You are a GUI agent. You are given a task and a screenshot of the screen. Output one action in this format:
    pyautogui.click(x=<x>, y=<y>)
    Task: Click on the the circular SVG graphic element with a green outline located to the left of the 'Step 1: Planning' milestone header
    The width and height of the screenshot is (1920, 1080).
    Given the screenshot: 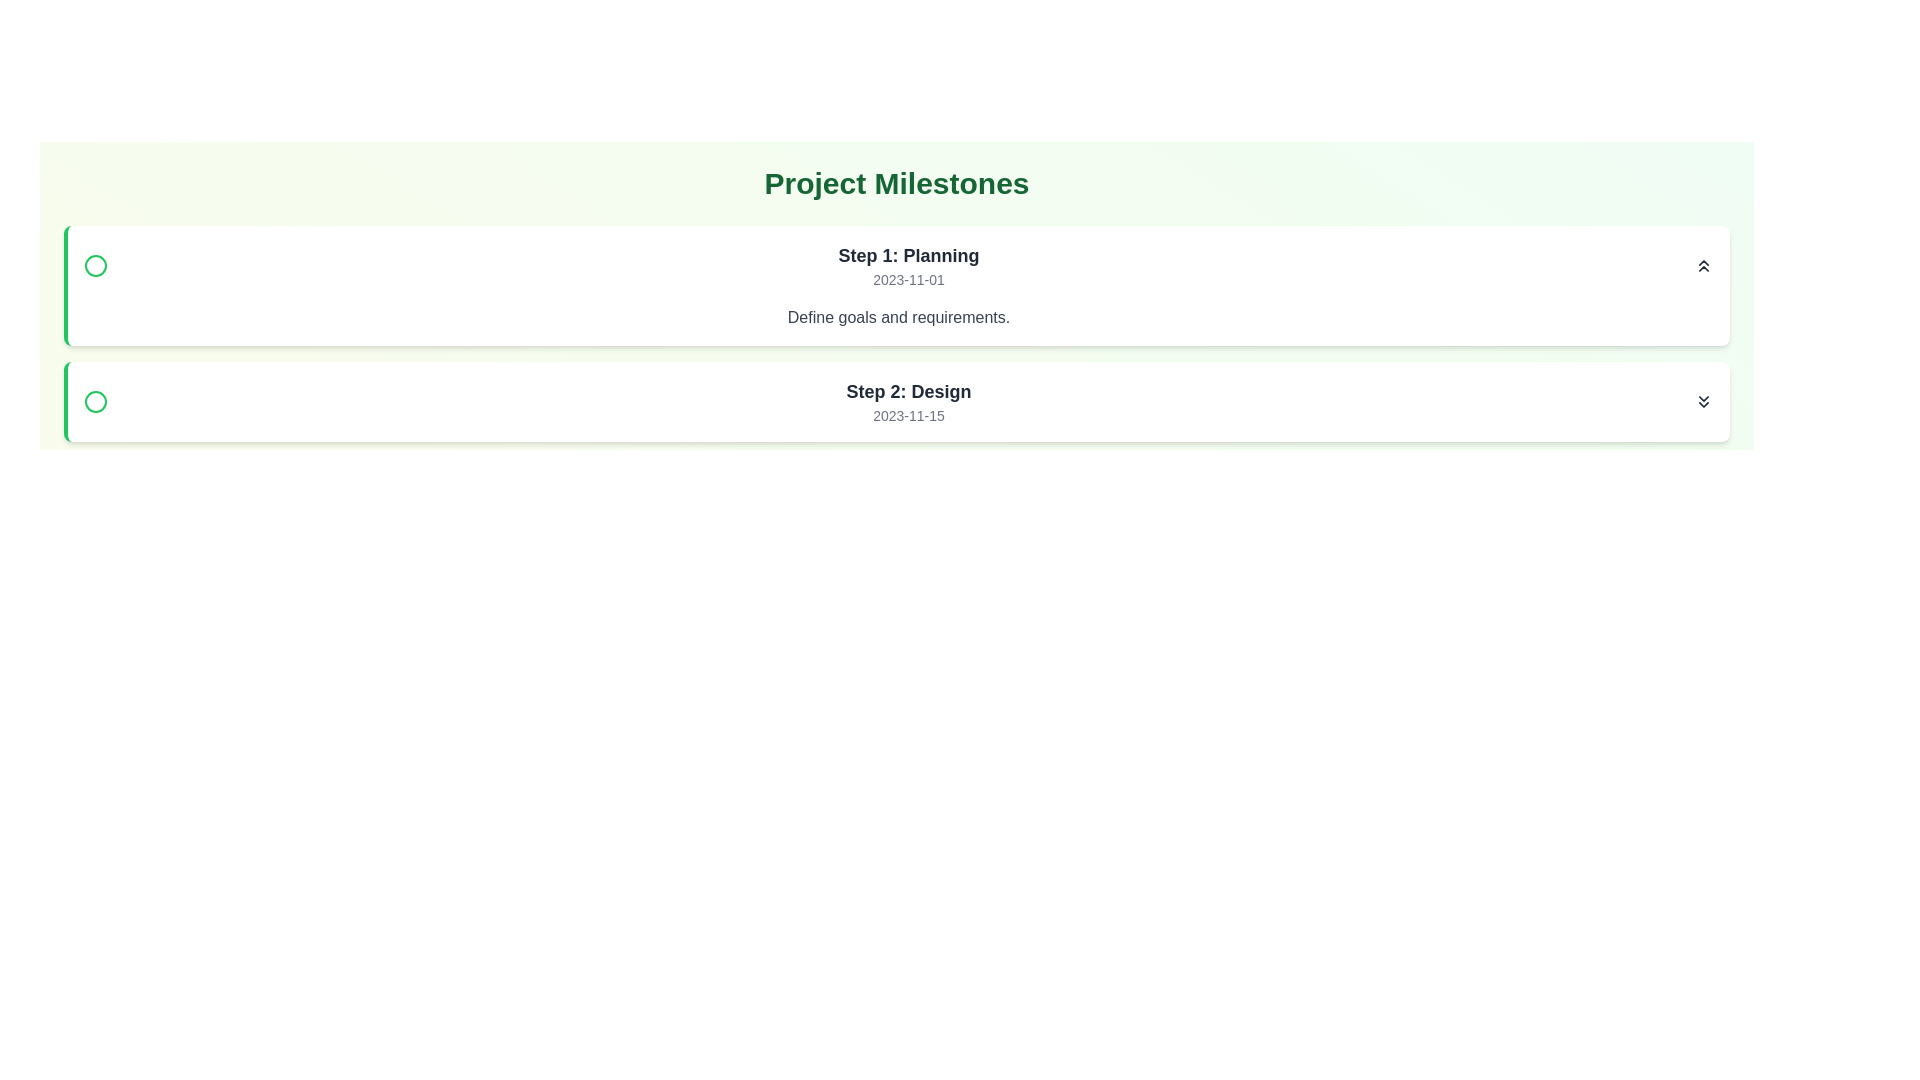 What is the action you would take?
    pyautogui.click(x=95, y=265)
    